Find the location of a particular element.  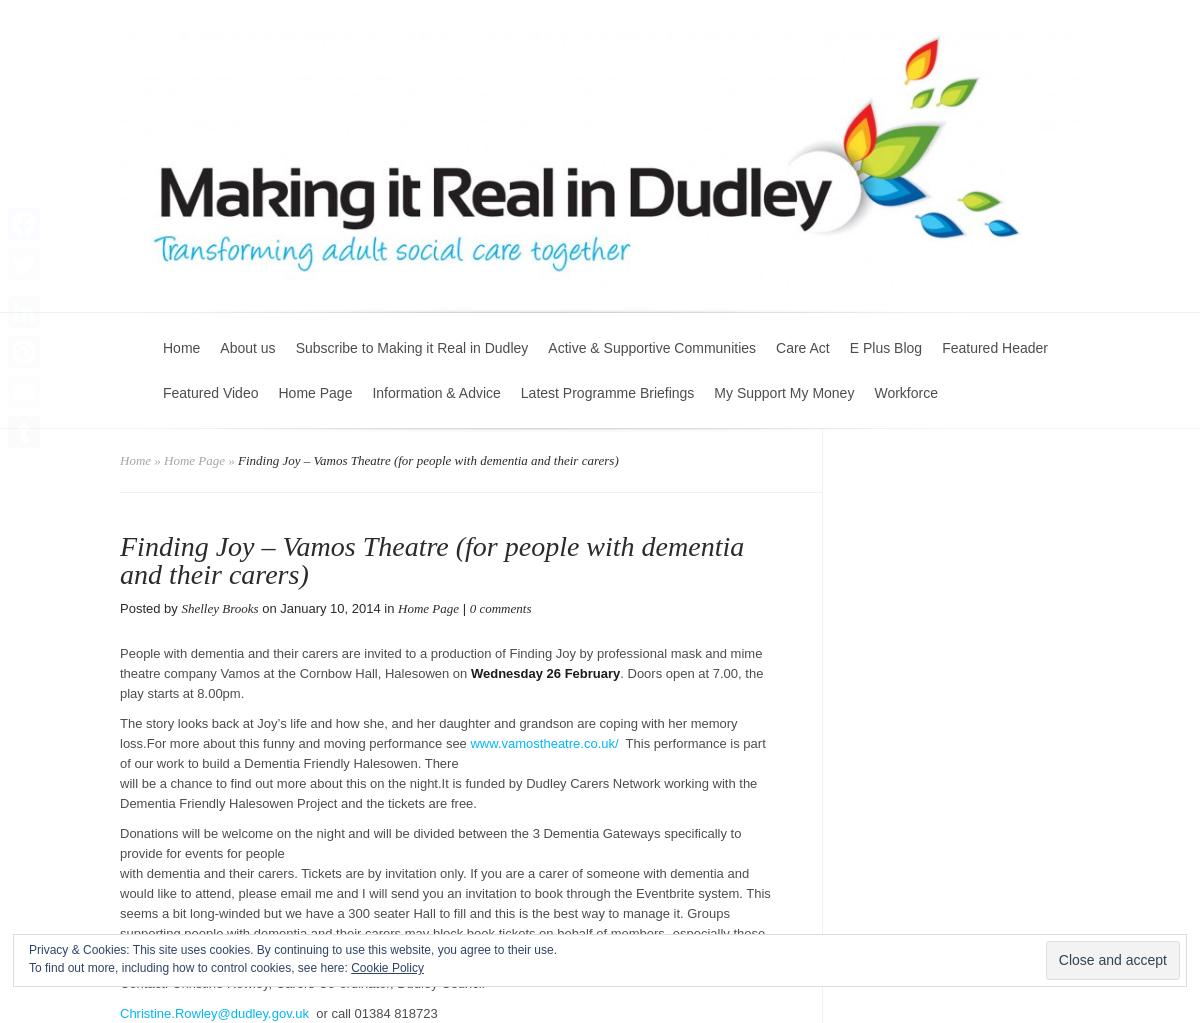

'Cookie Policy' is located at coordinates (387, 967).